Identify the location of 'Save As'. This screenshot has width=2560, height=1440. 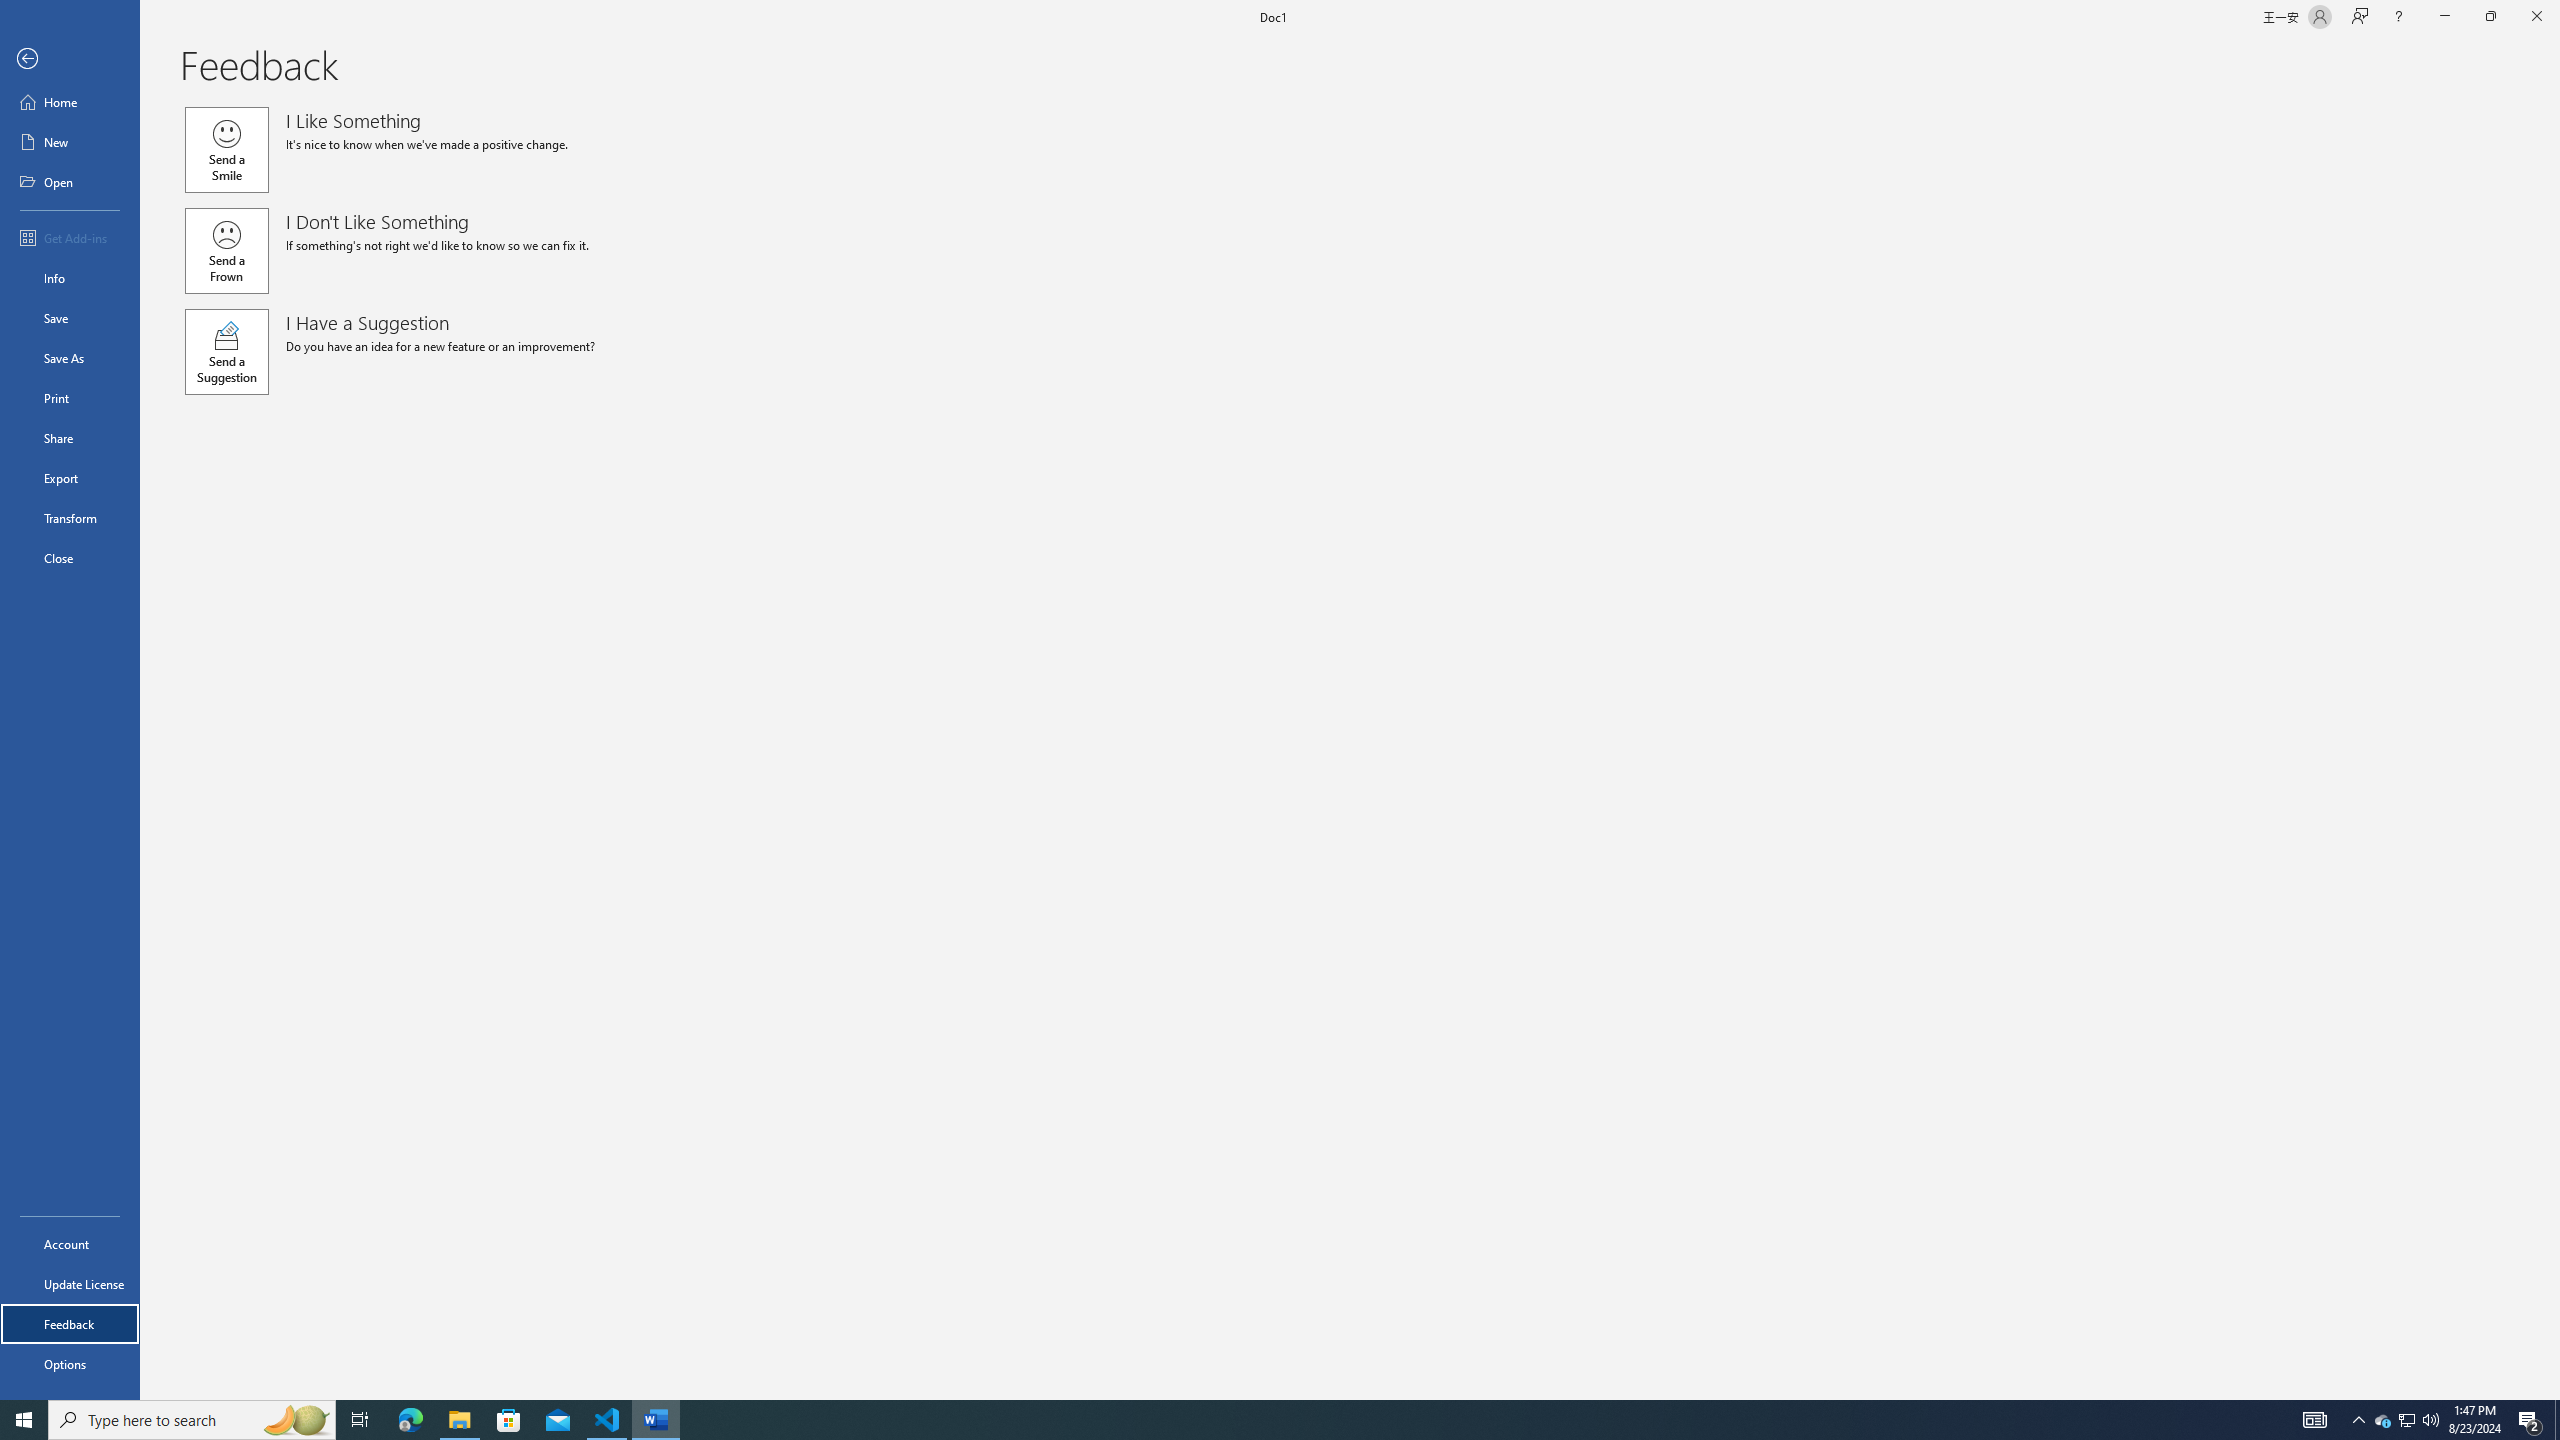
(69, 356).